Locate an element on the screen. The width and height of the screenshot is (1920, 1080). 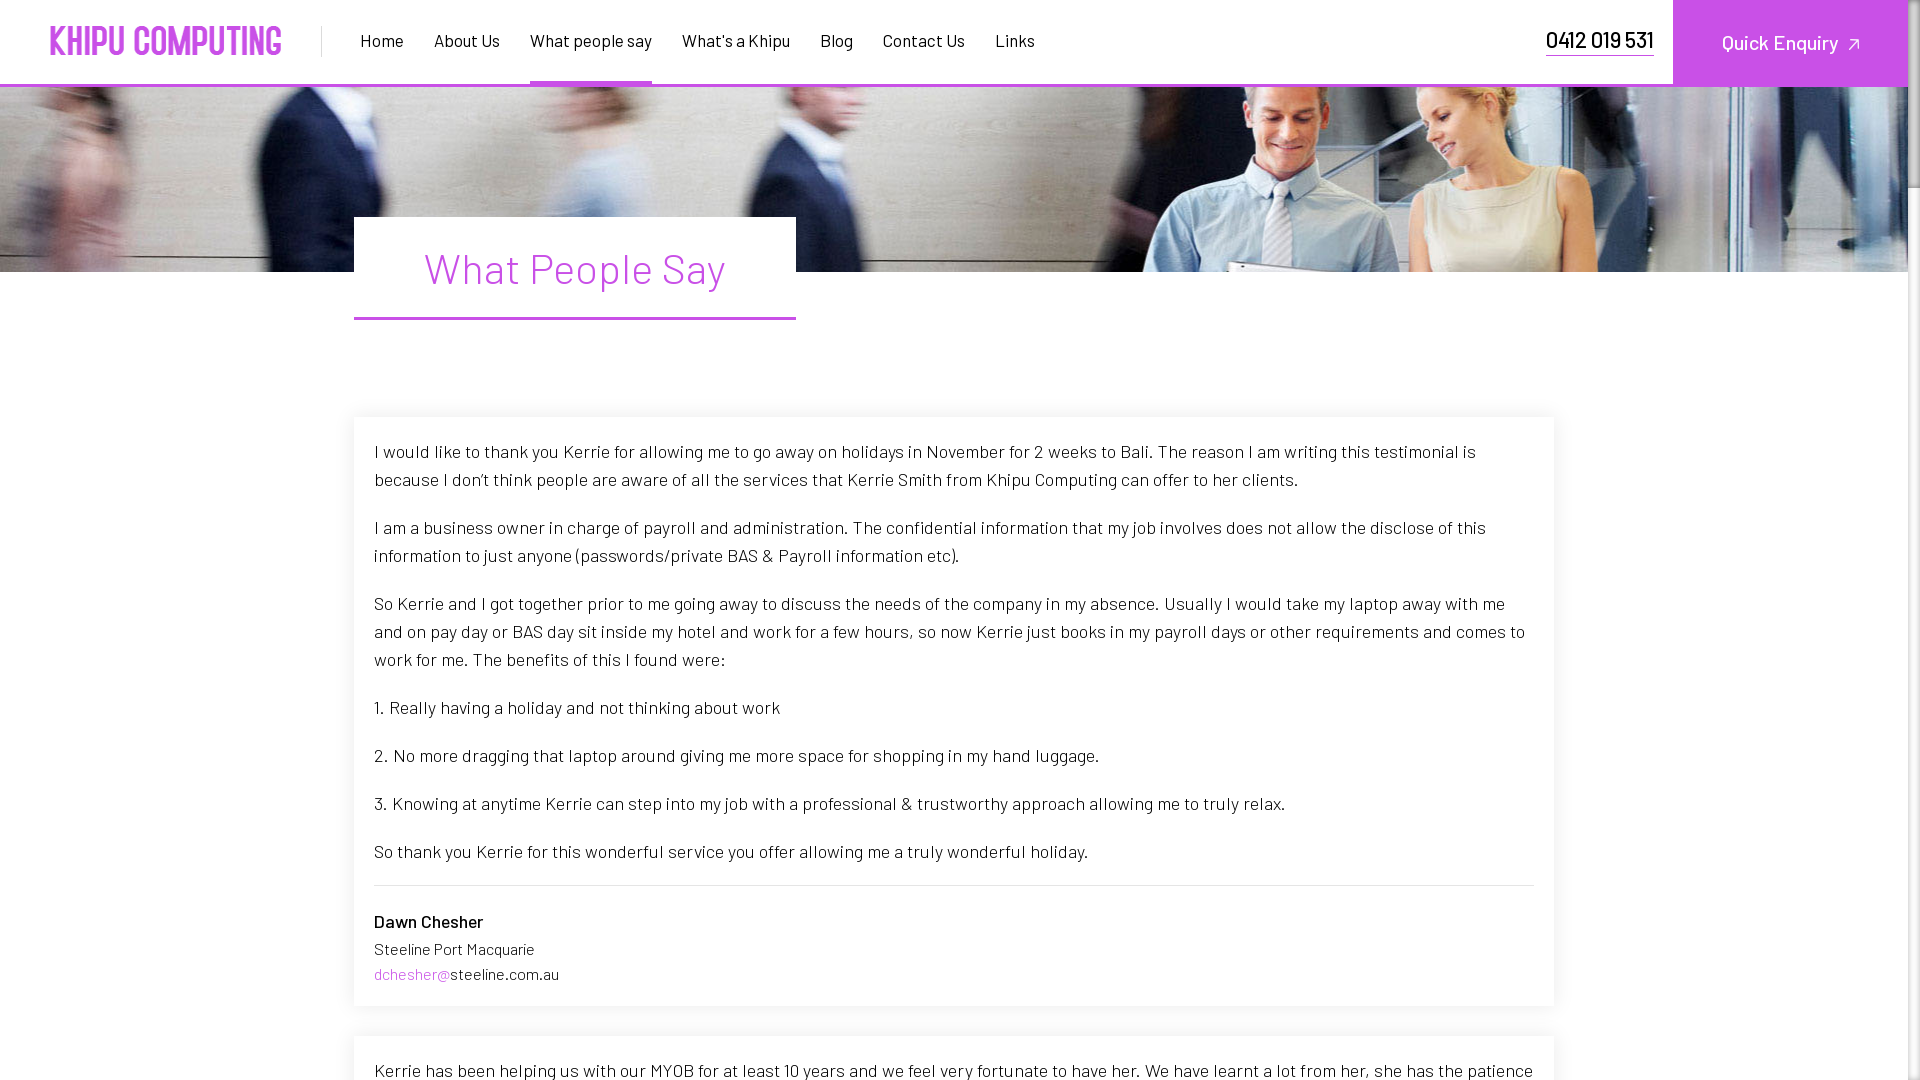
'dchesher@' is located at coordinates (374, 972).